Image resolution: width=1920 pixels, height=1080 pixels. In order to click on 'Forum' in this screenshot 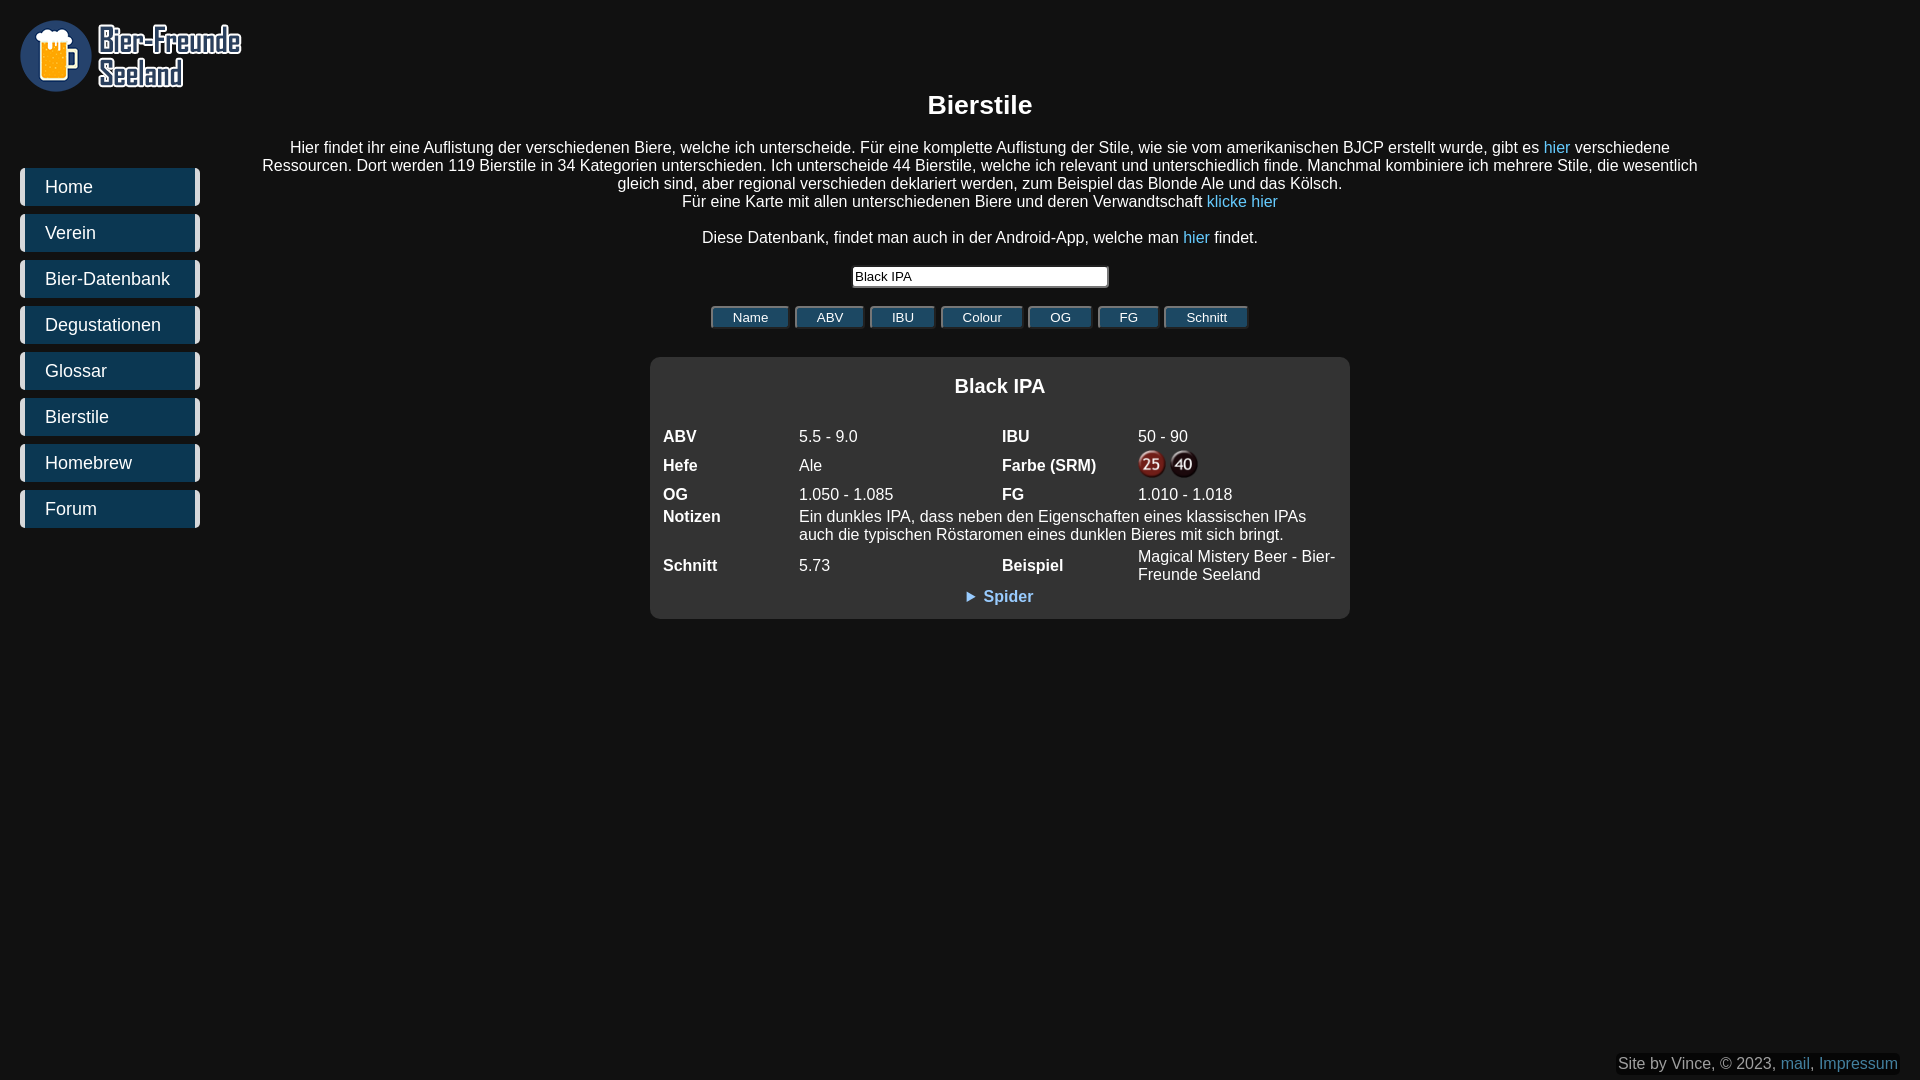, I will do `click(109, 508)`.